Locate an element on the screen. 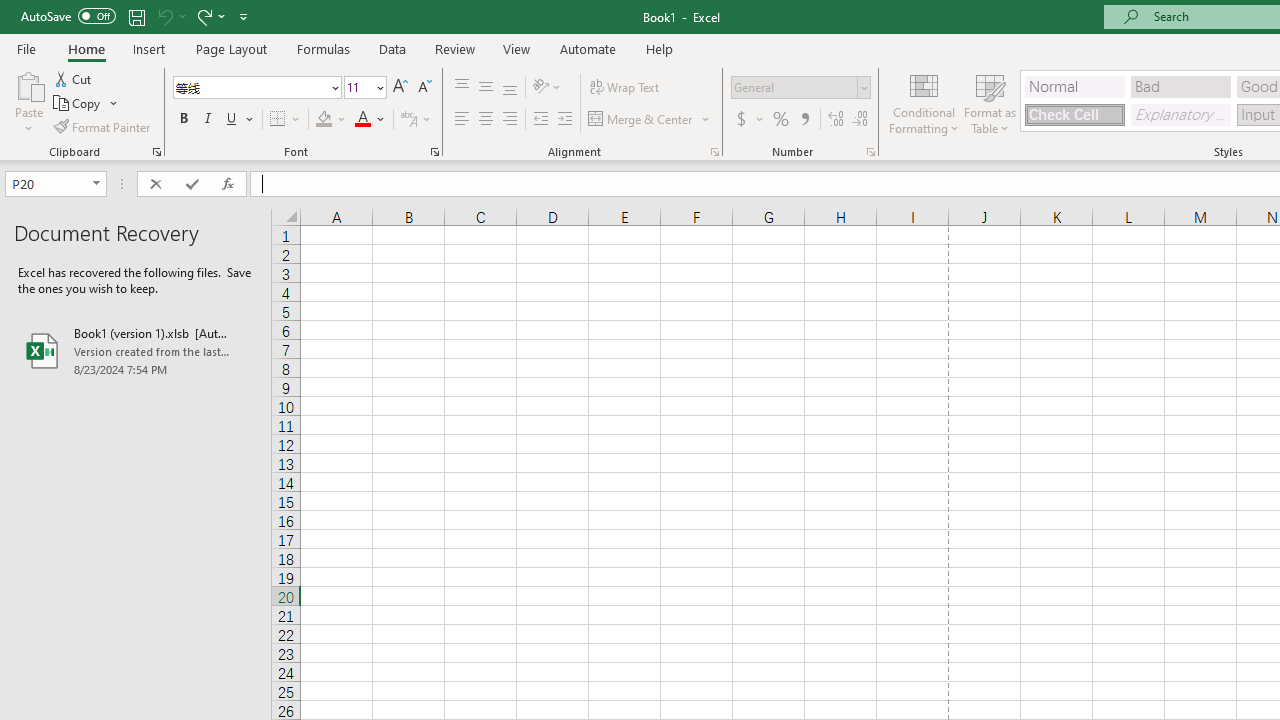 This screenshot has width=1280, height=720. 'Paste' is located at coordinates (28, 103).